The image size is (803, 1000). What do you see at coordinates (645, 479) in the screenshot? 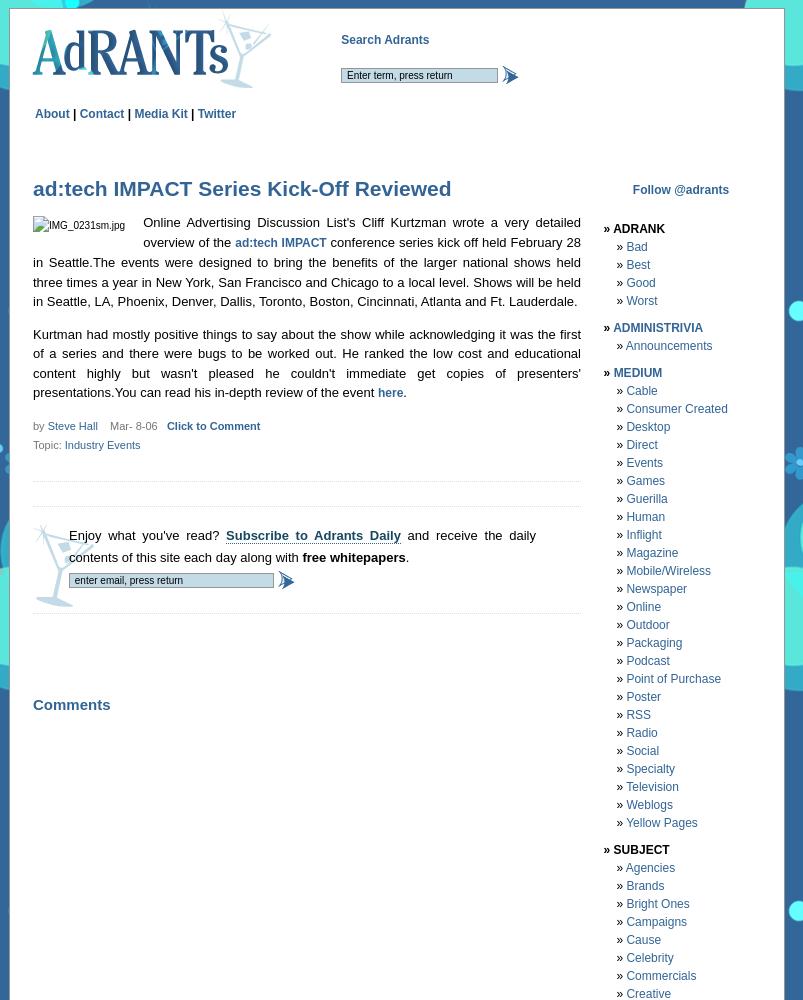
I see `'Games'` at bounding box center [645, 479].